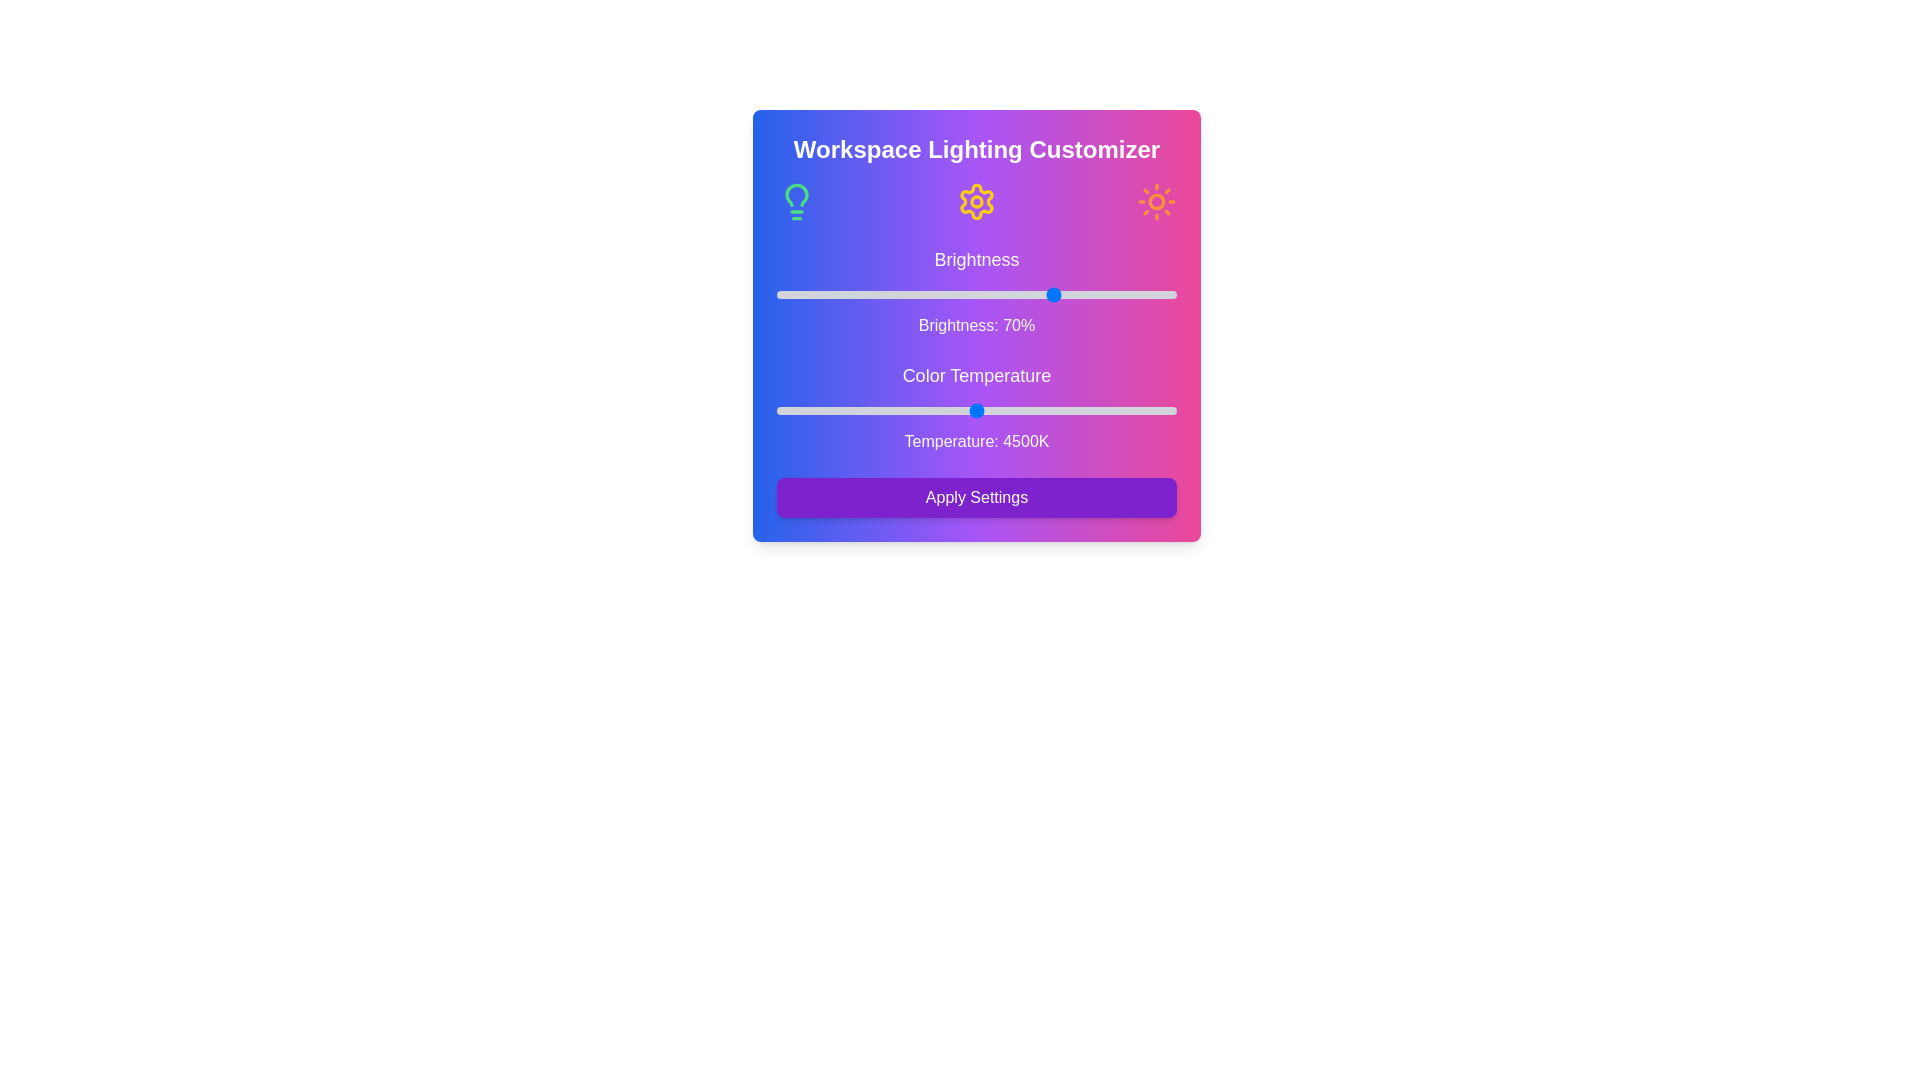 The image size is (1920, 1080). What do you see at coordinates (1117, 410) in the screenshot?
I see `the color temperature slider to 5919 K` at bounding box center [1117, 410].